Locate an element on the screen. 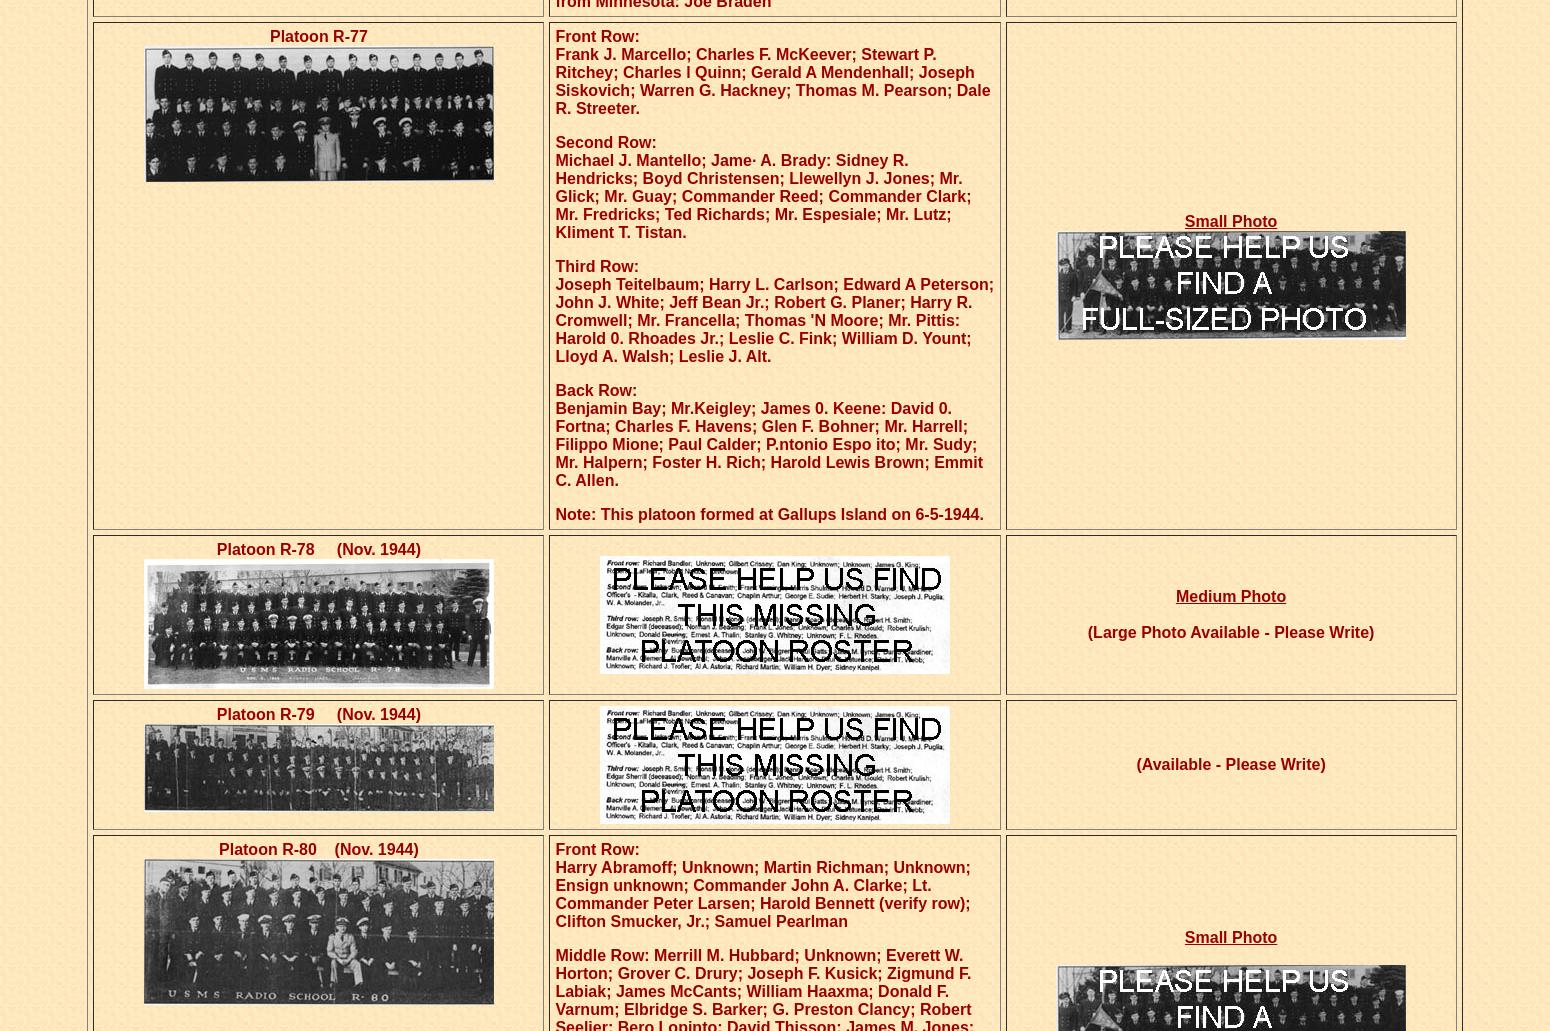 The height and width of the screenshot is (1031, 1550). 'Platoon R-77' is located at coordinates (317, 36).